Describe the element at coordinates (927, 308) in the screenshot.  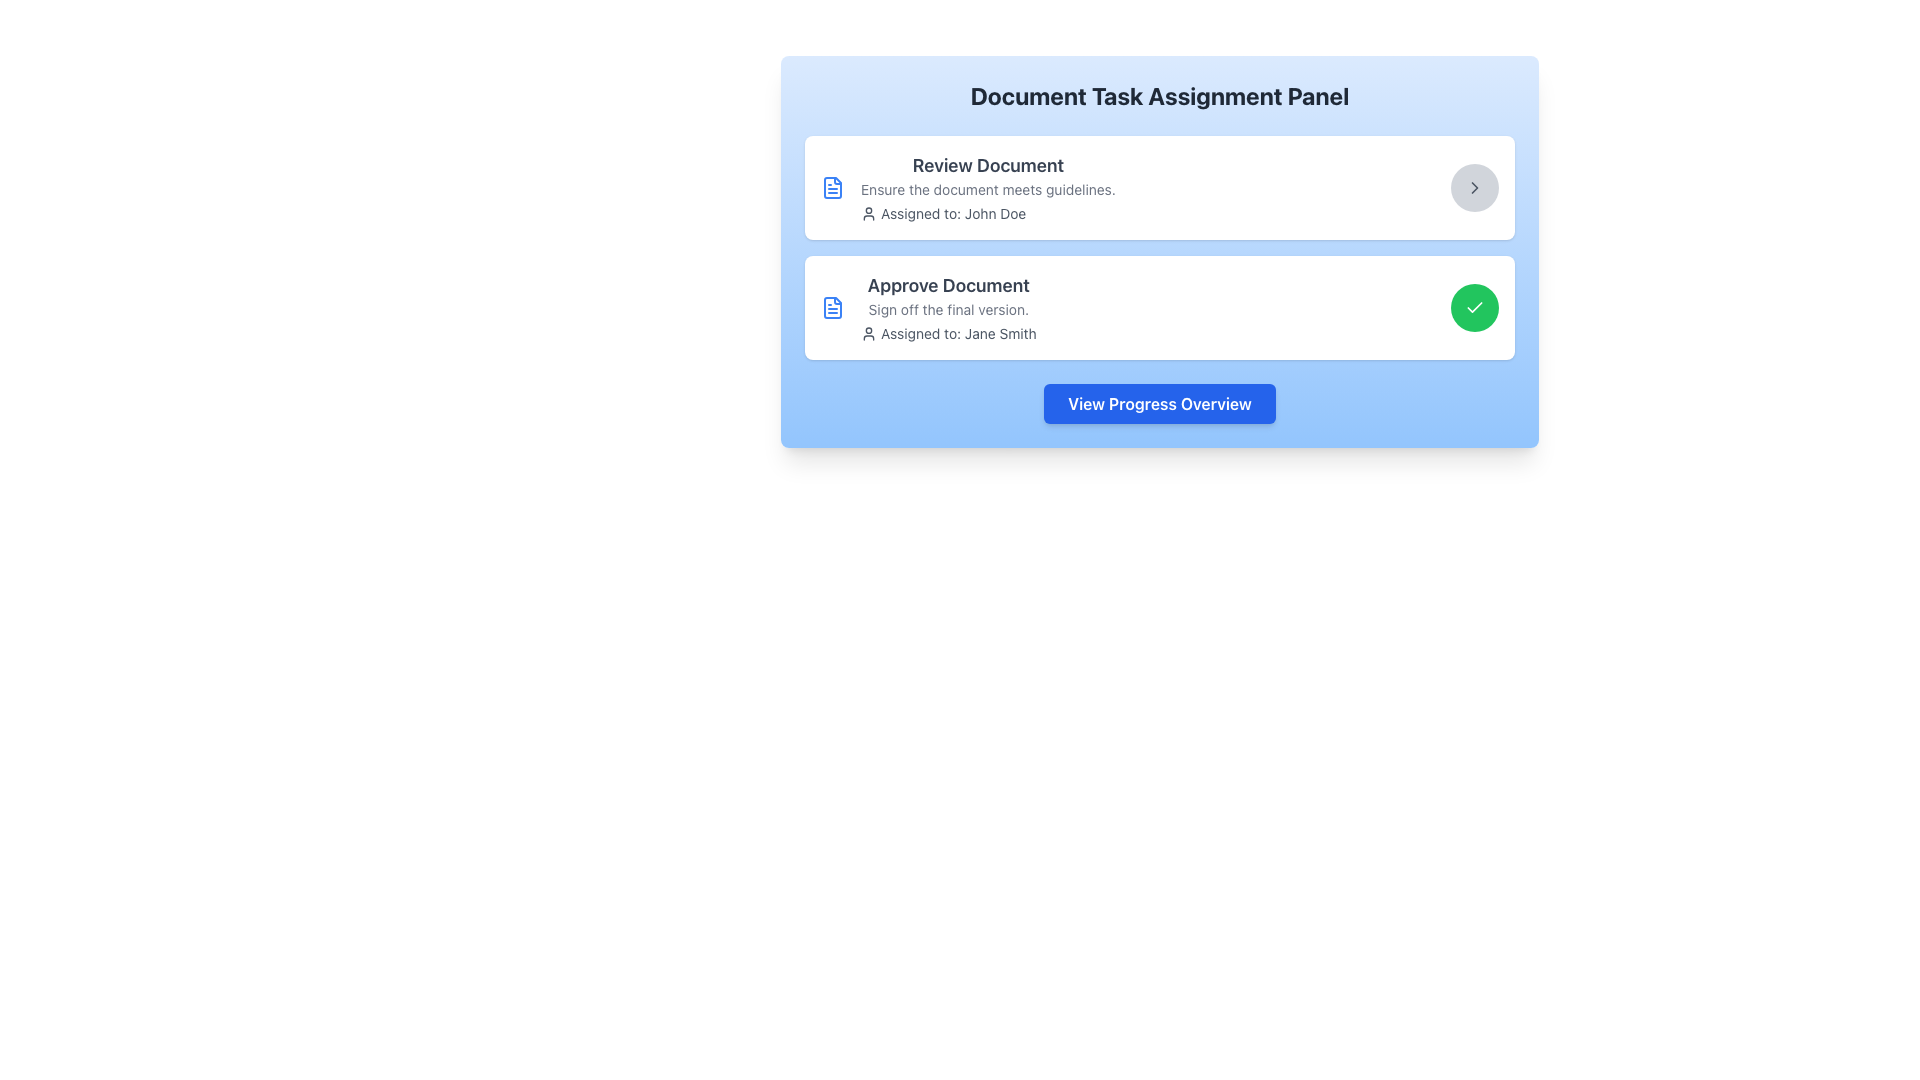
I see `information contained in the informational text block with icon that displays details about a document approval task, located below the 'Review Document' task and above the 'View Progress Overview' button` at that location.